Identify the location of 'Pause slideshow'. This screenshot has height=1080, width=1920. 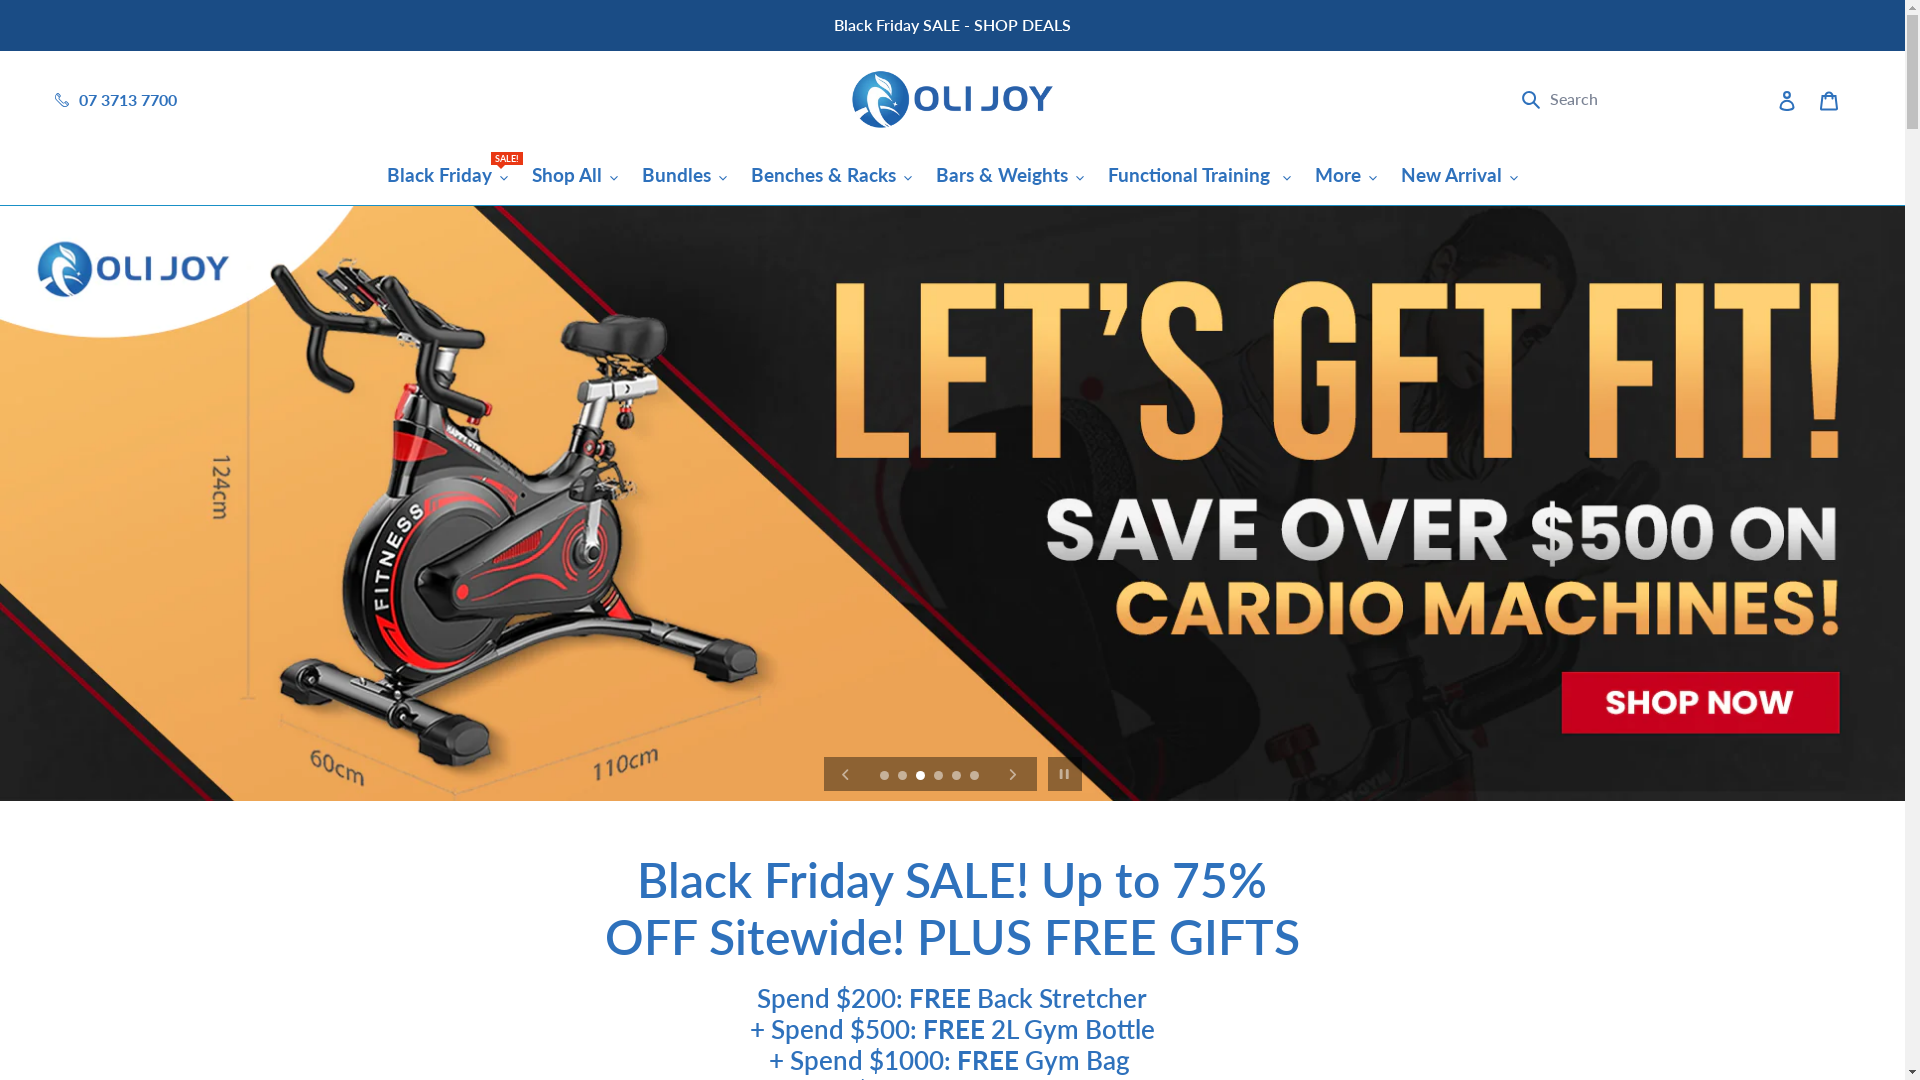
(1063, 773).